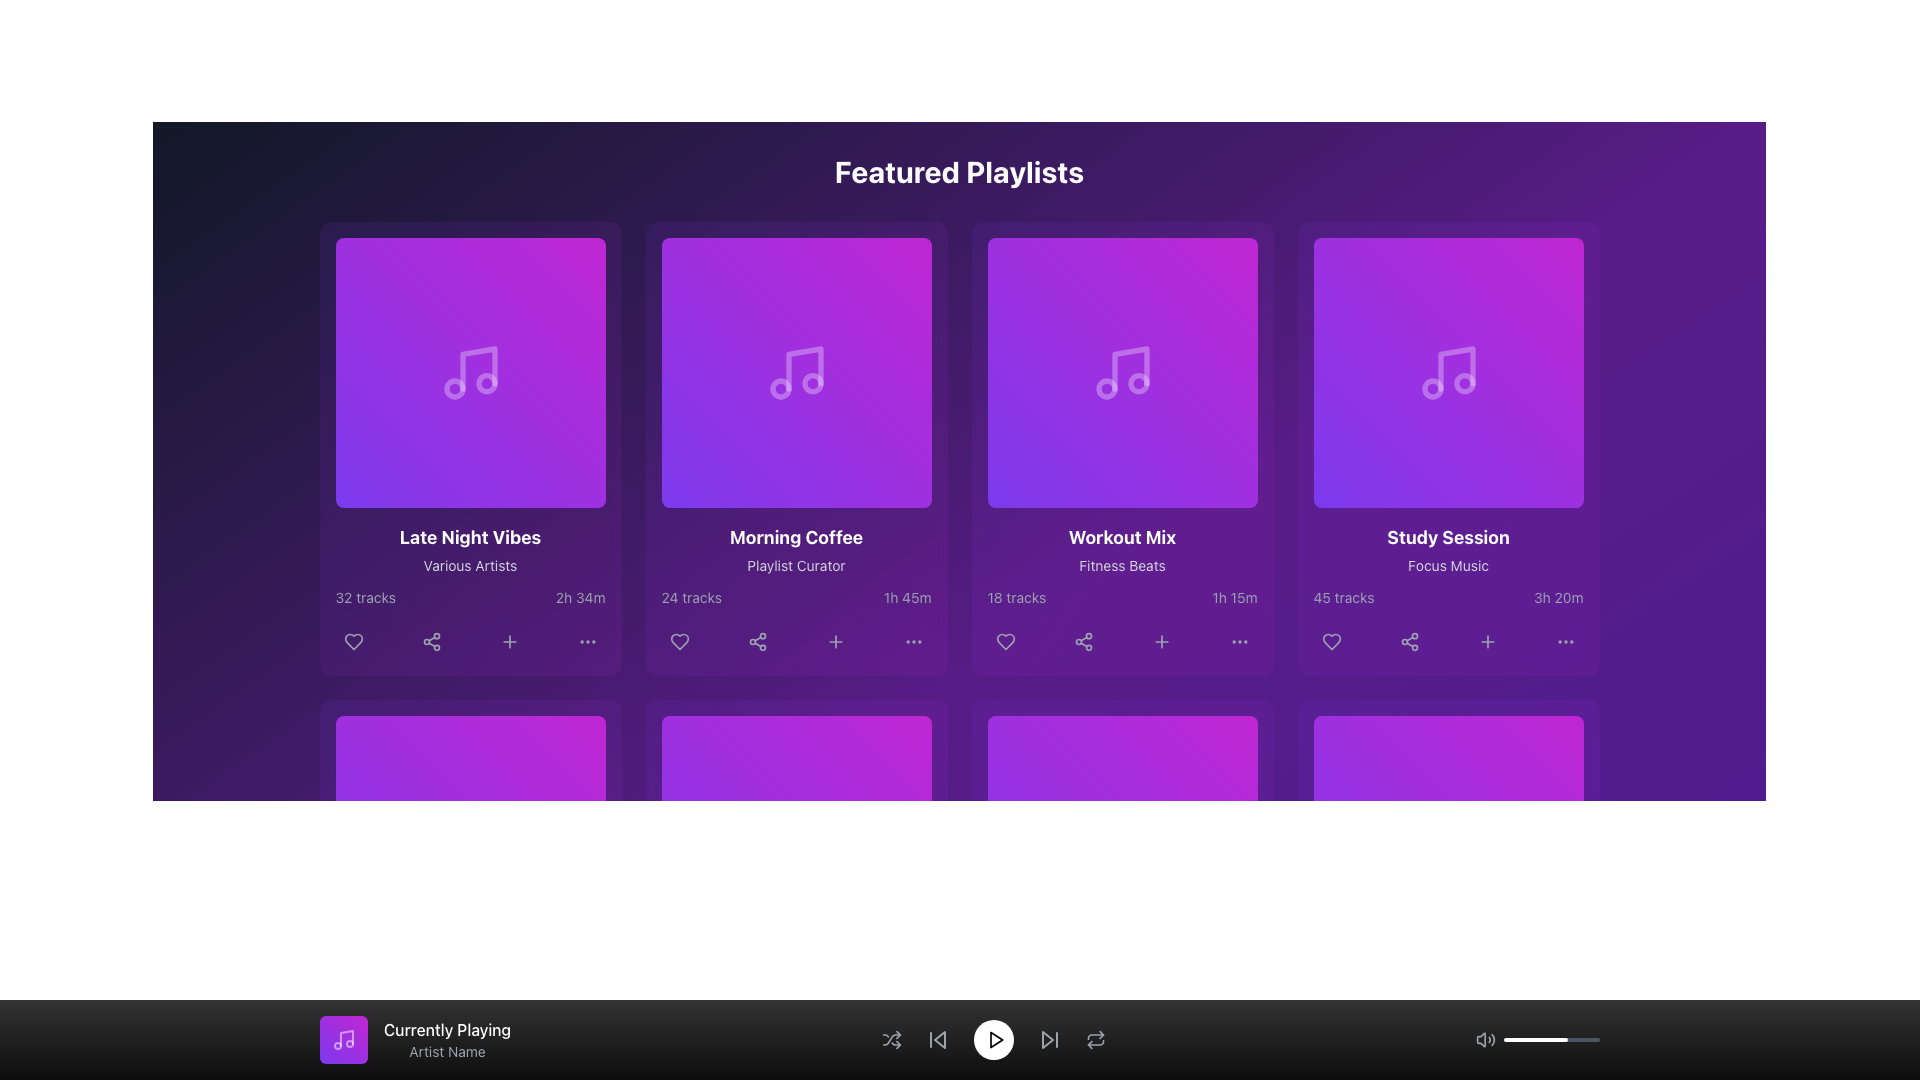 The height and width of the screenshot is (1080, 1920). Describe the element at coordinates (1125, 373) in the screenshot. I see `the central play triangle icon within the circular button located below the 'Workout Mix' section in the 'Featured Playlists' grid to play the playlist` at that location.